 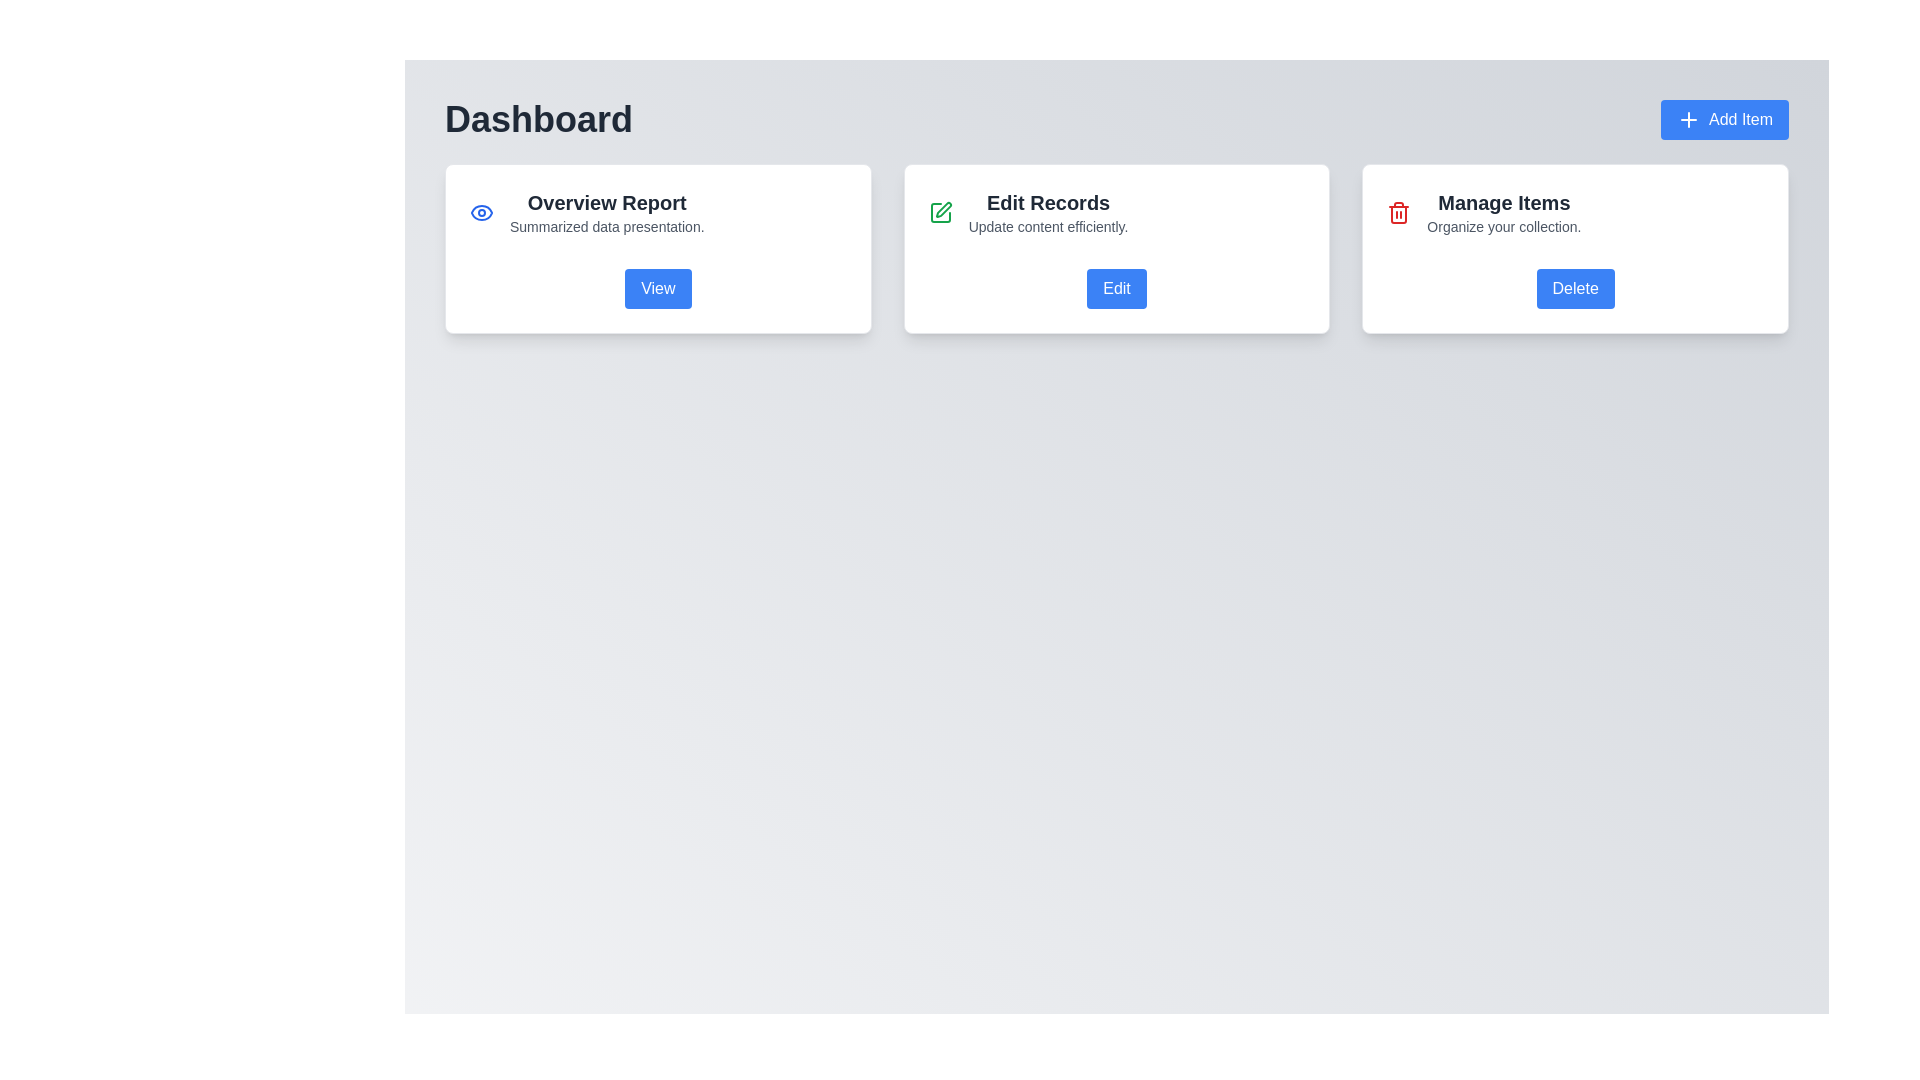 I want to click on the eye icon located in the header section of the 'Overview Report' card on the dashboard, so click(x=481, y=212).